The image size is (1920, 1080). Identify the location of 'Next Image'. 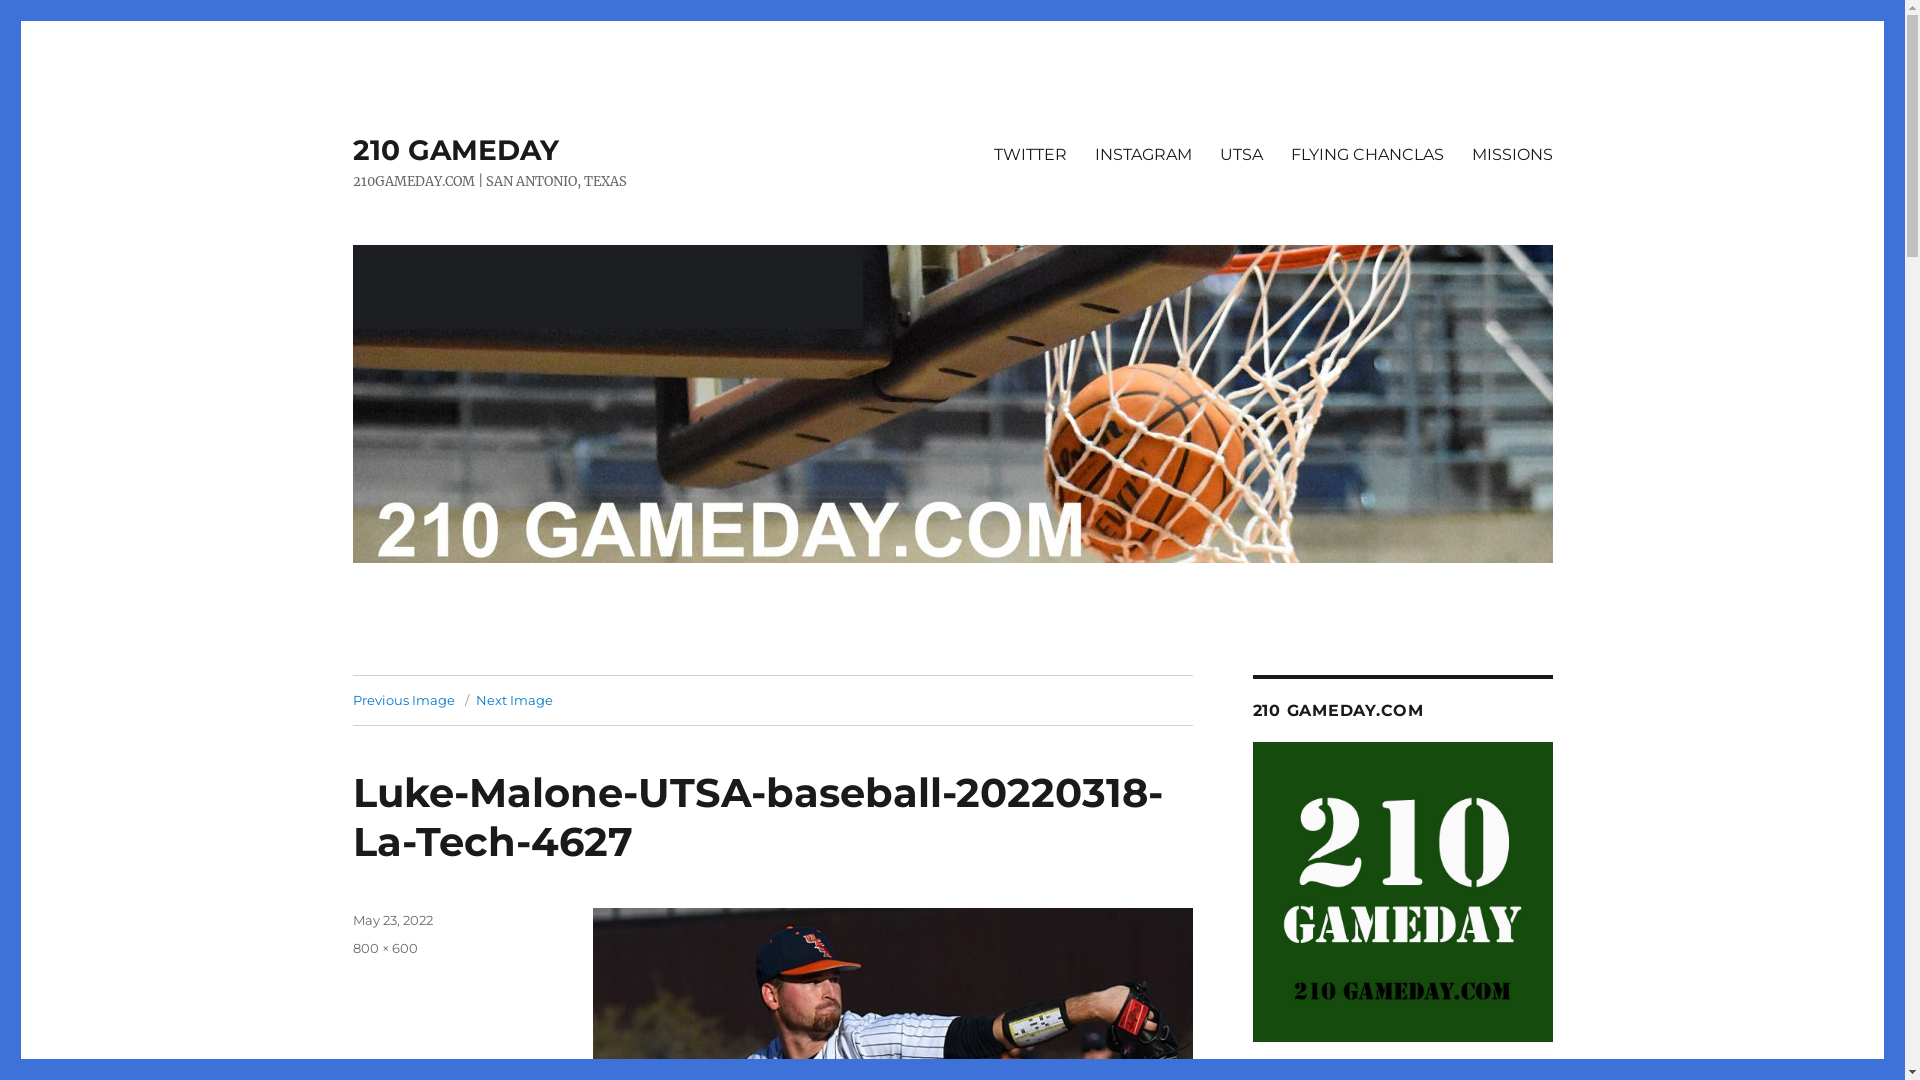
(514, 698).